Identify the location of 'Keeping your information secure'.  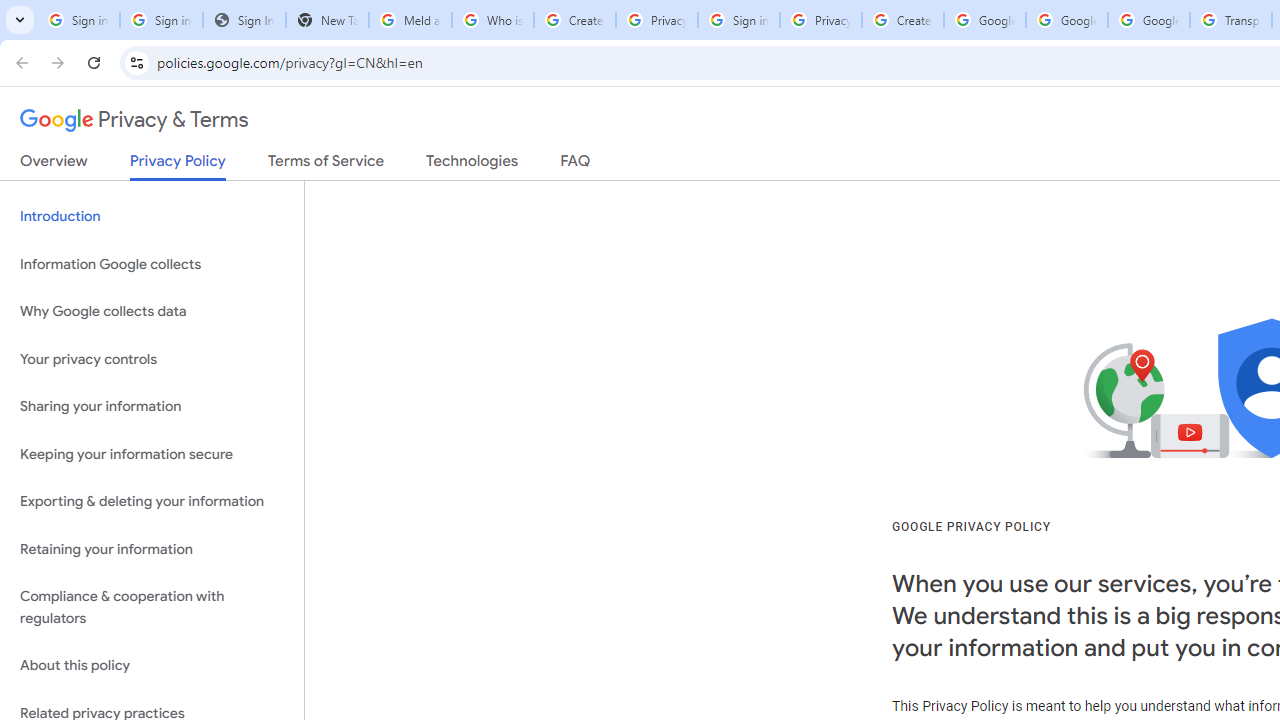
(151, 454).